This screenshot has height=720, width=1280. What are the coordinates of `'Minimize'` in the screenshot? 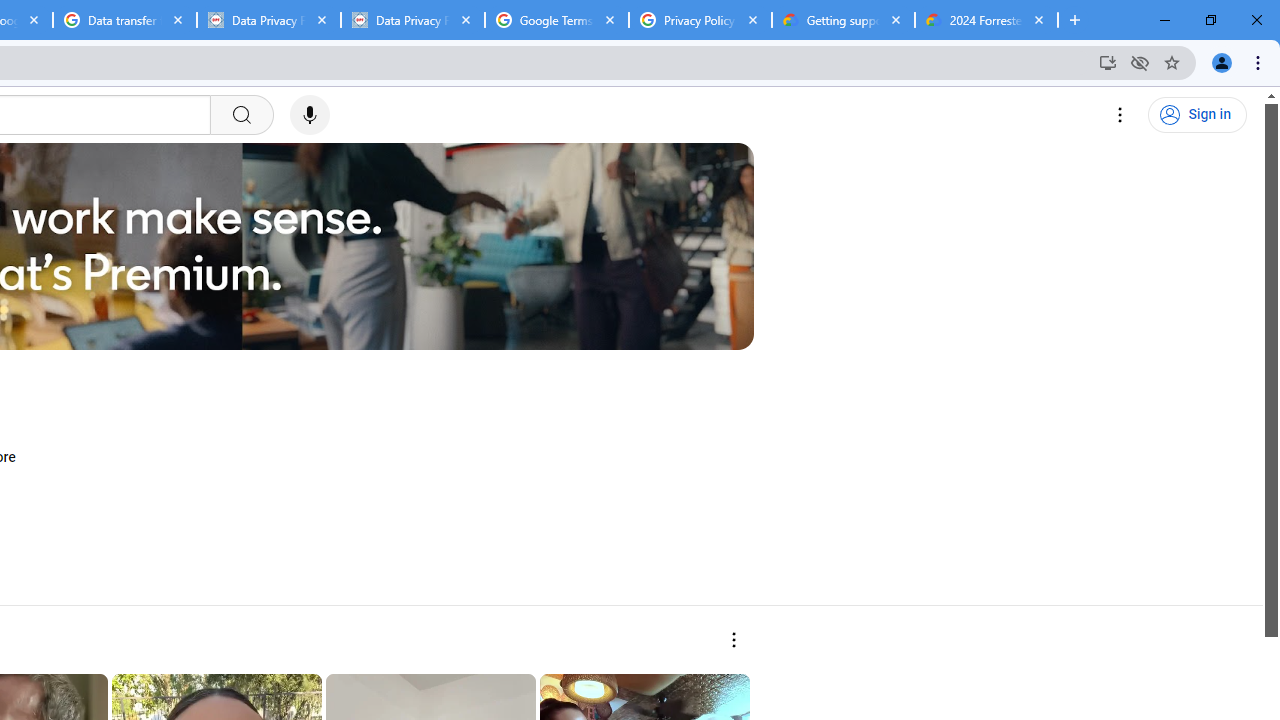 It's located at (1165, 20).